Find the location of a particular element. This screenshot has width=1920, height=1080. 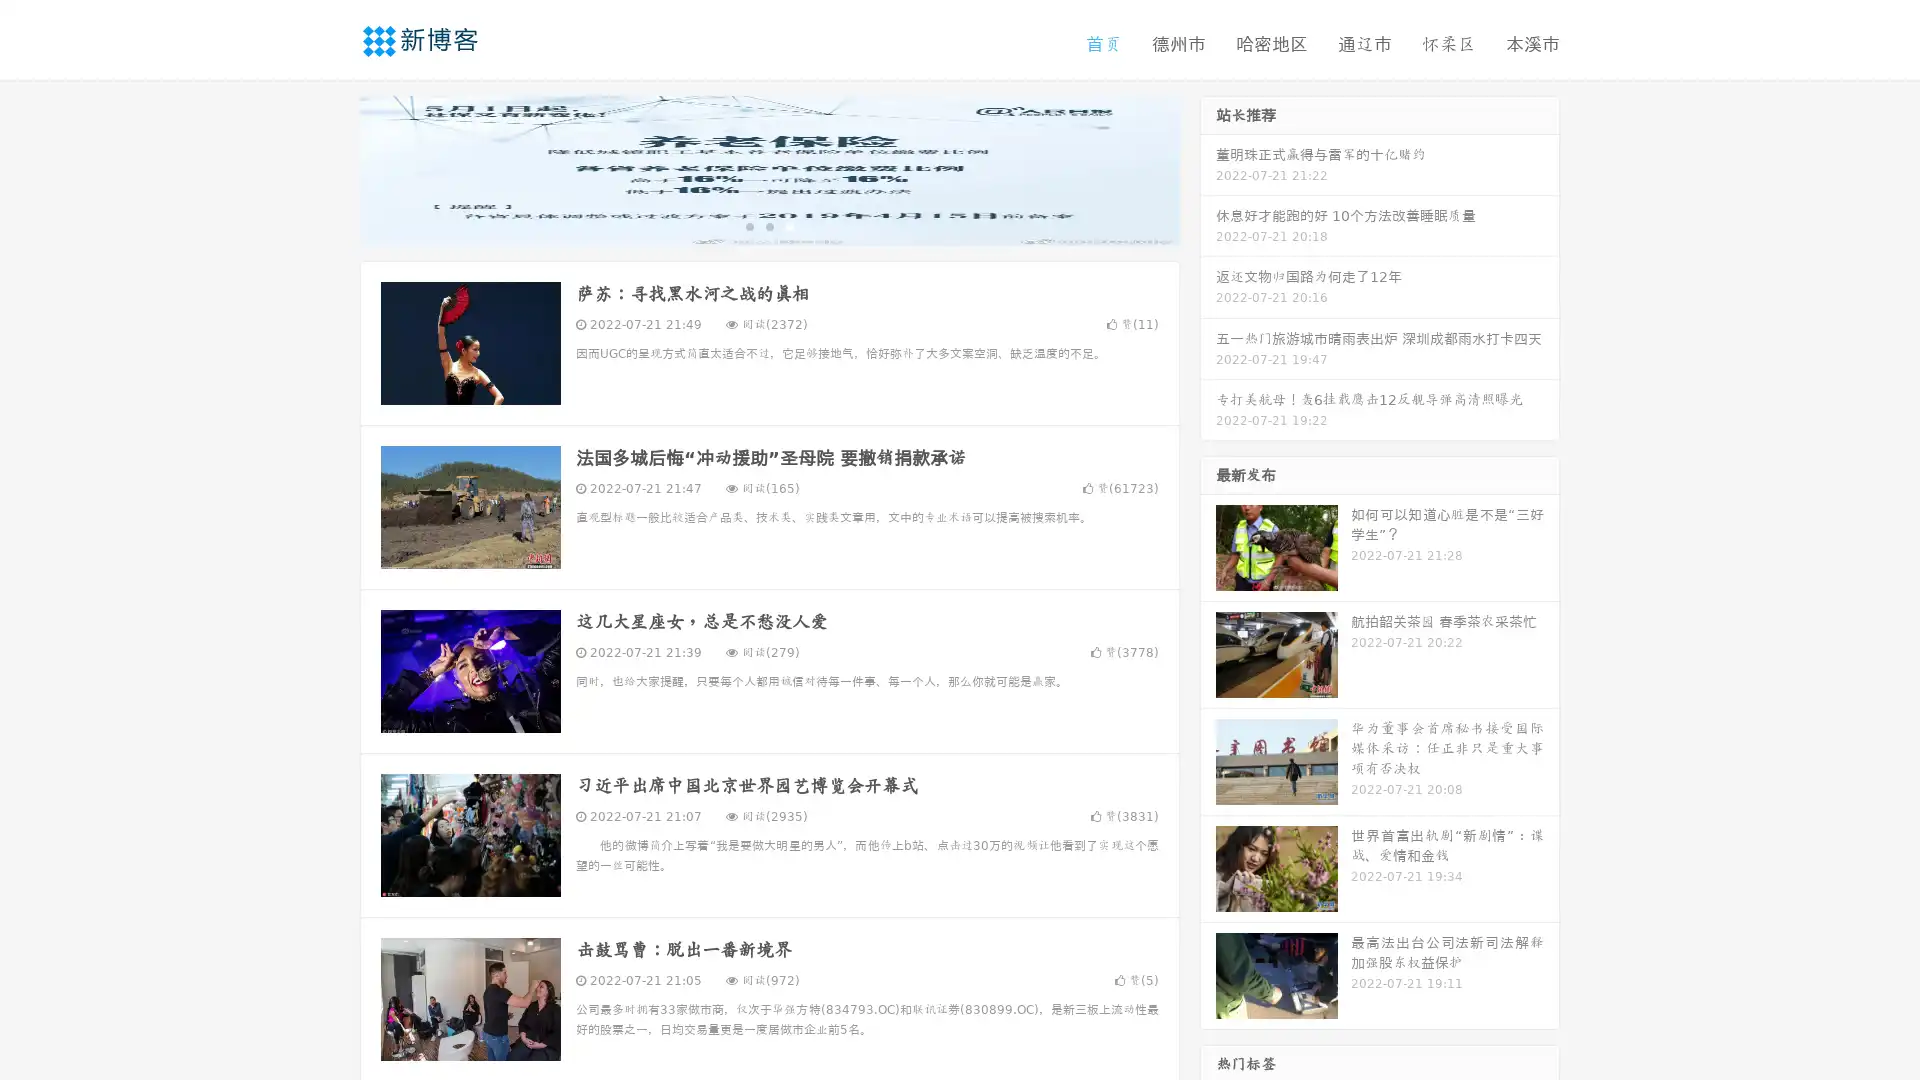

Previous slide is located at coordinates (330, 168).